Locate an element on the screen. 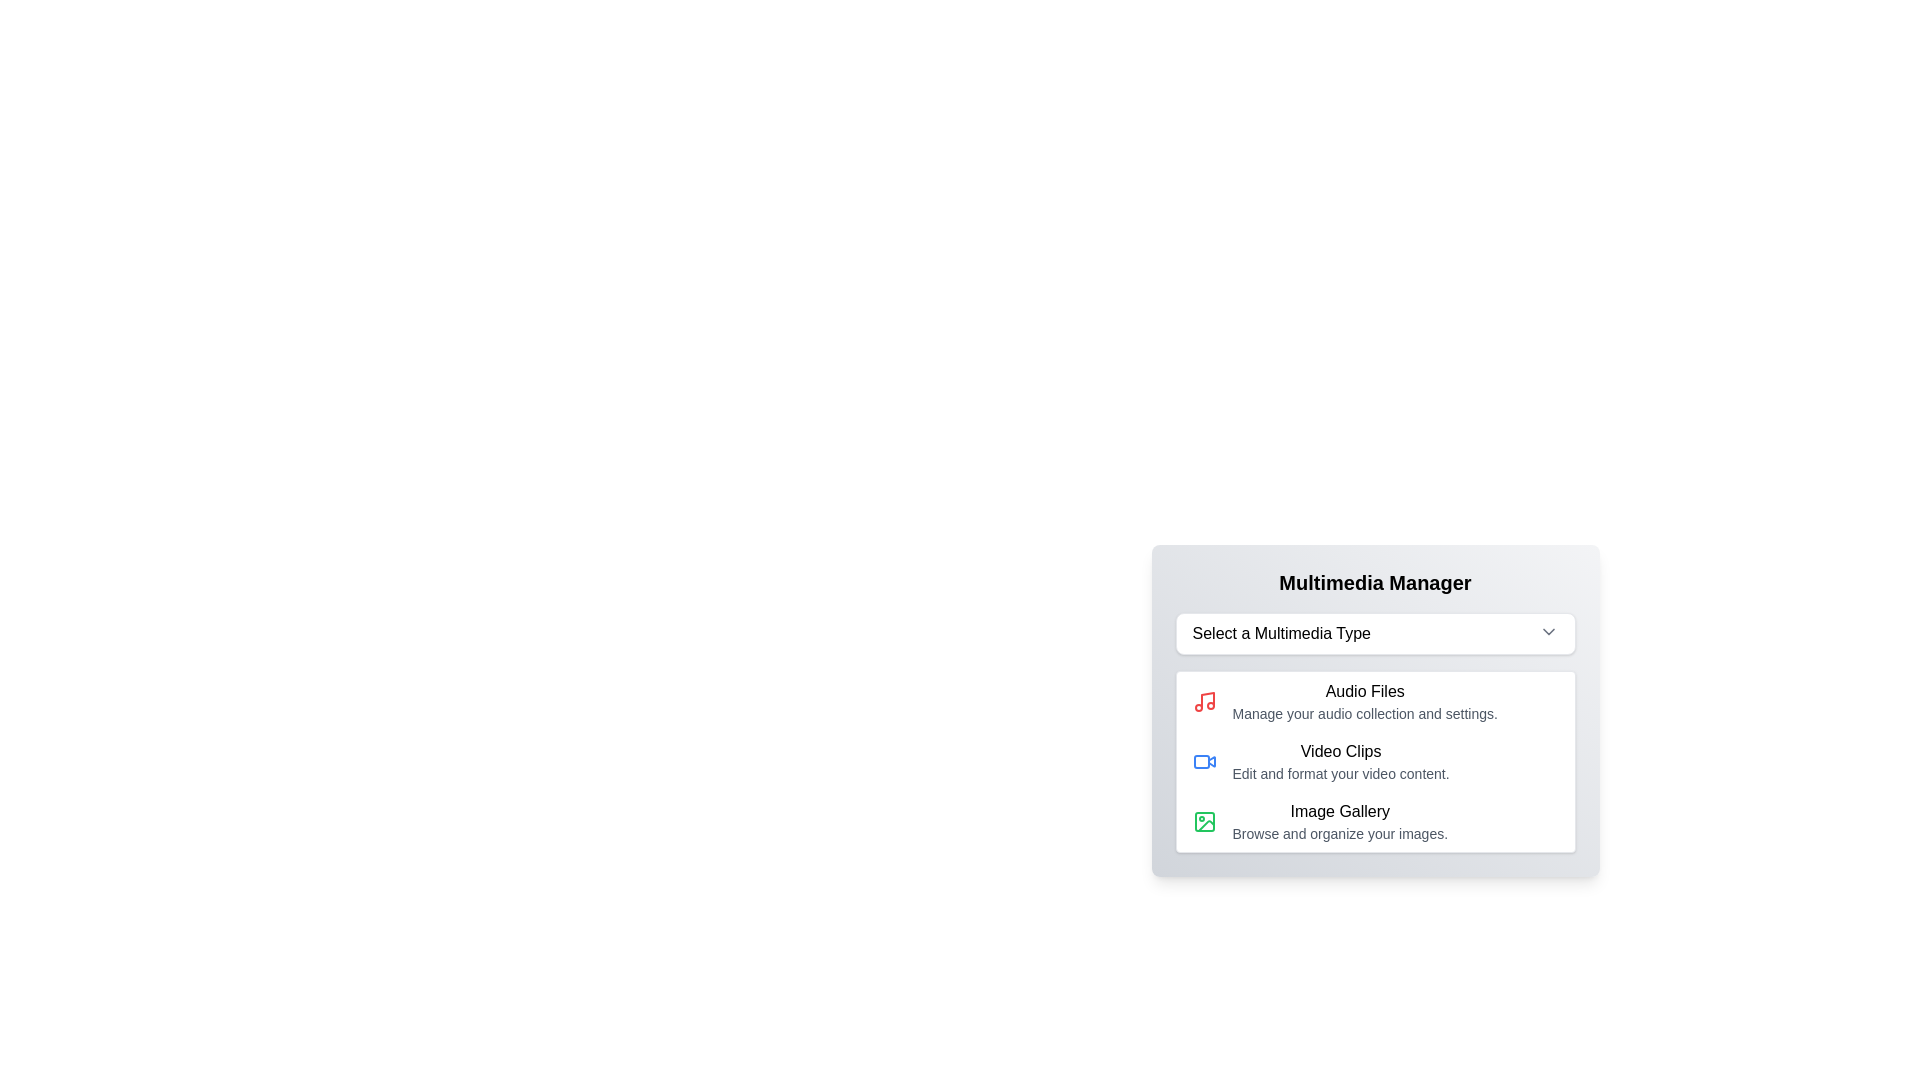  the descriptive text reading 'Edit and format your video content.' which is positioned below the 'Video Clips' label is located at coordinates (1341, 773).